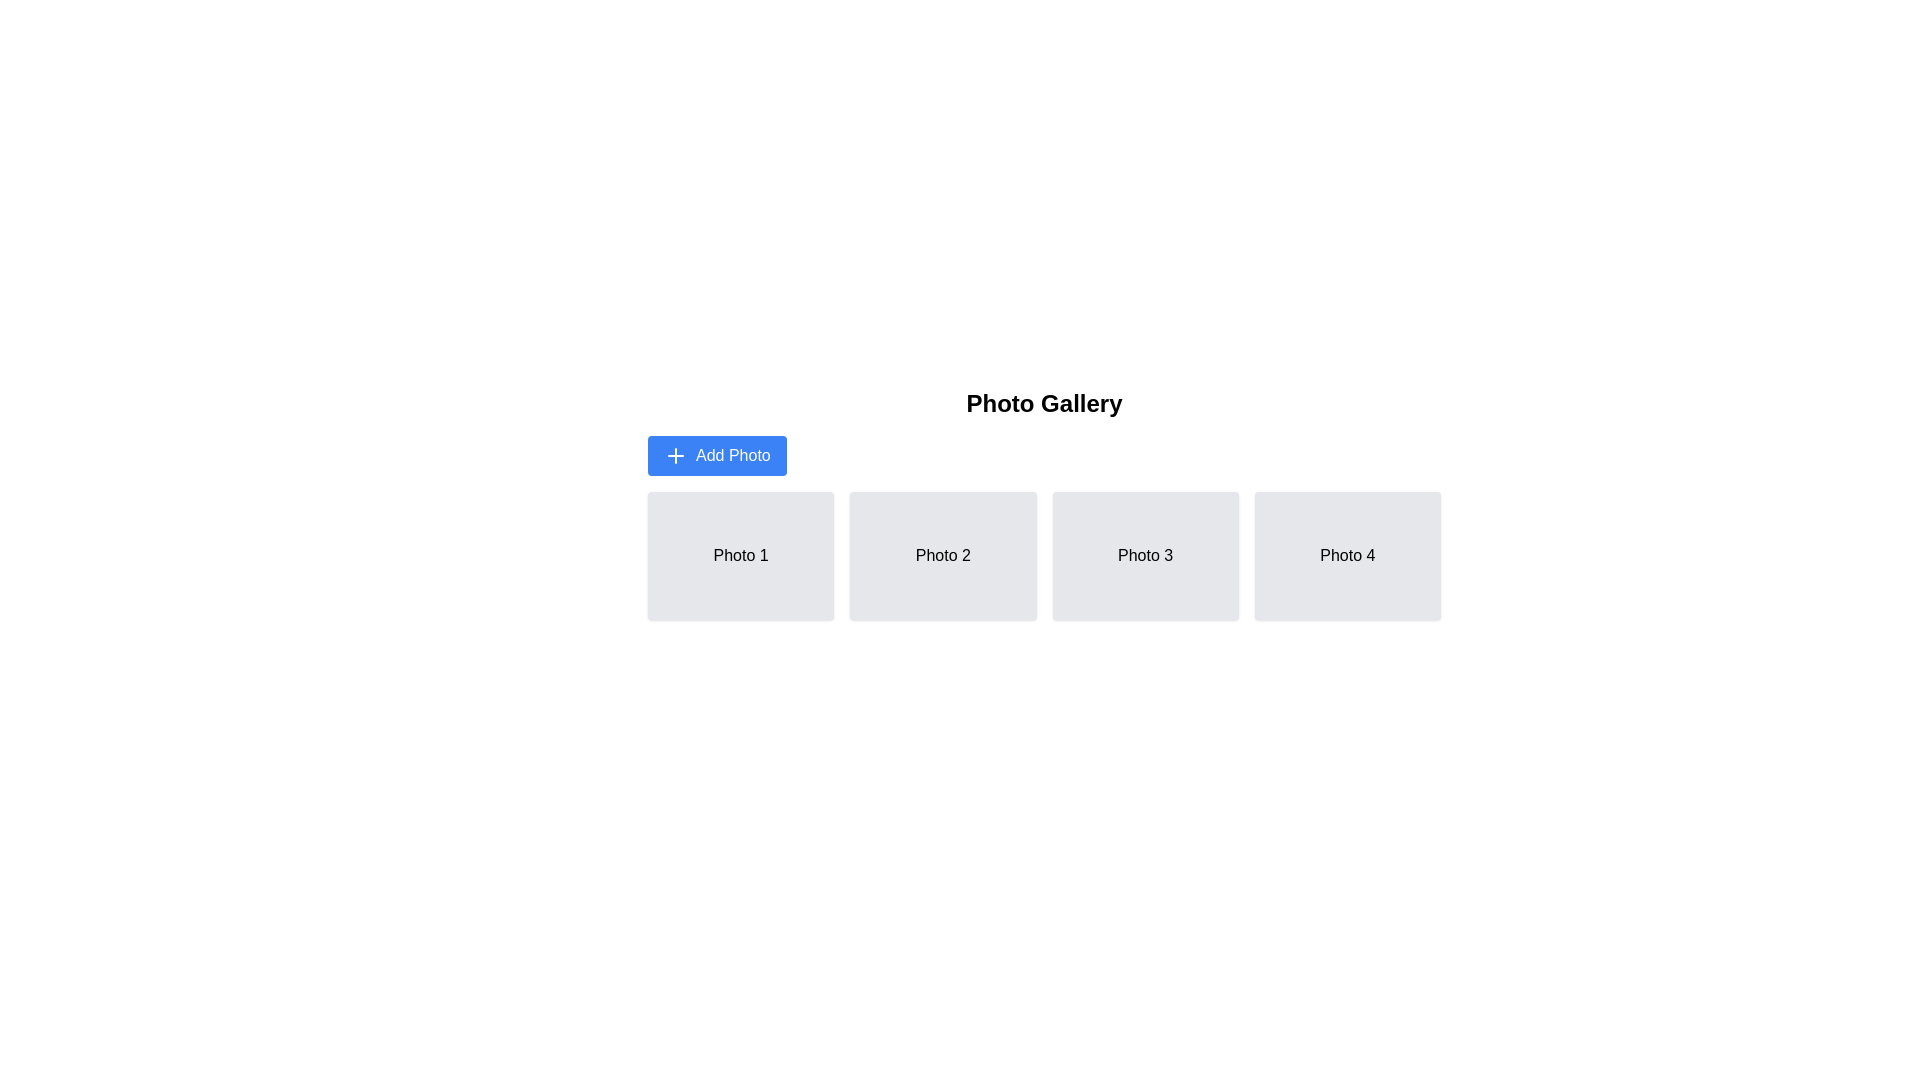 The width and height of the screenshot is (1920, 1080). Describe the element at coordinates (942, 555) in the screenshot. I see `the informational tile labeled 'Photo 2', which is a rectangular block with a light gray background and rounded corners, located in a grid layout between 'Photo 1' and 'Photo 3'` at that location.